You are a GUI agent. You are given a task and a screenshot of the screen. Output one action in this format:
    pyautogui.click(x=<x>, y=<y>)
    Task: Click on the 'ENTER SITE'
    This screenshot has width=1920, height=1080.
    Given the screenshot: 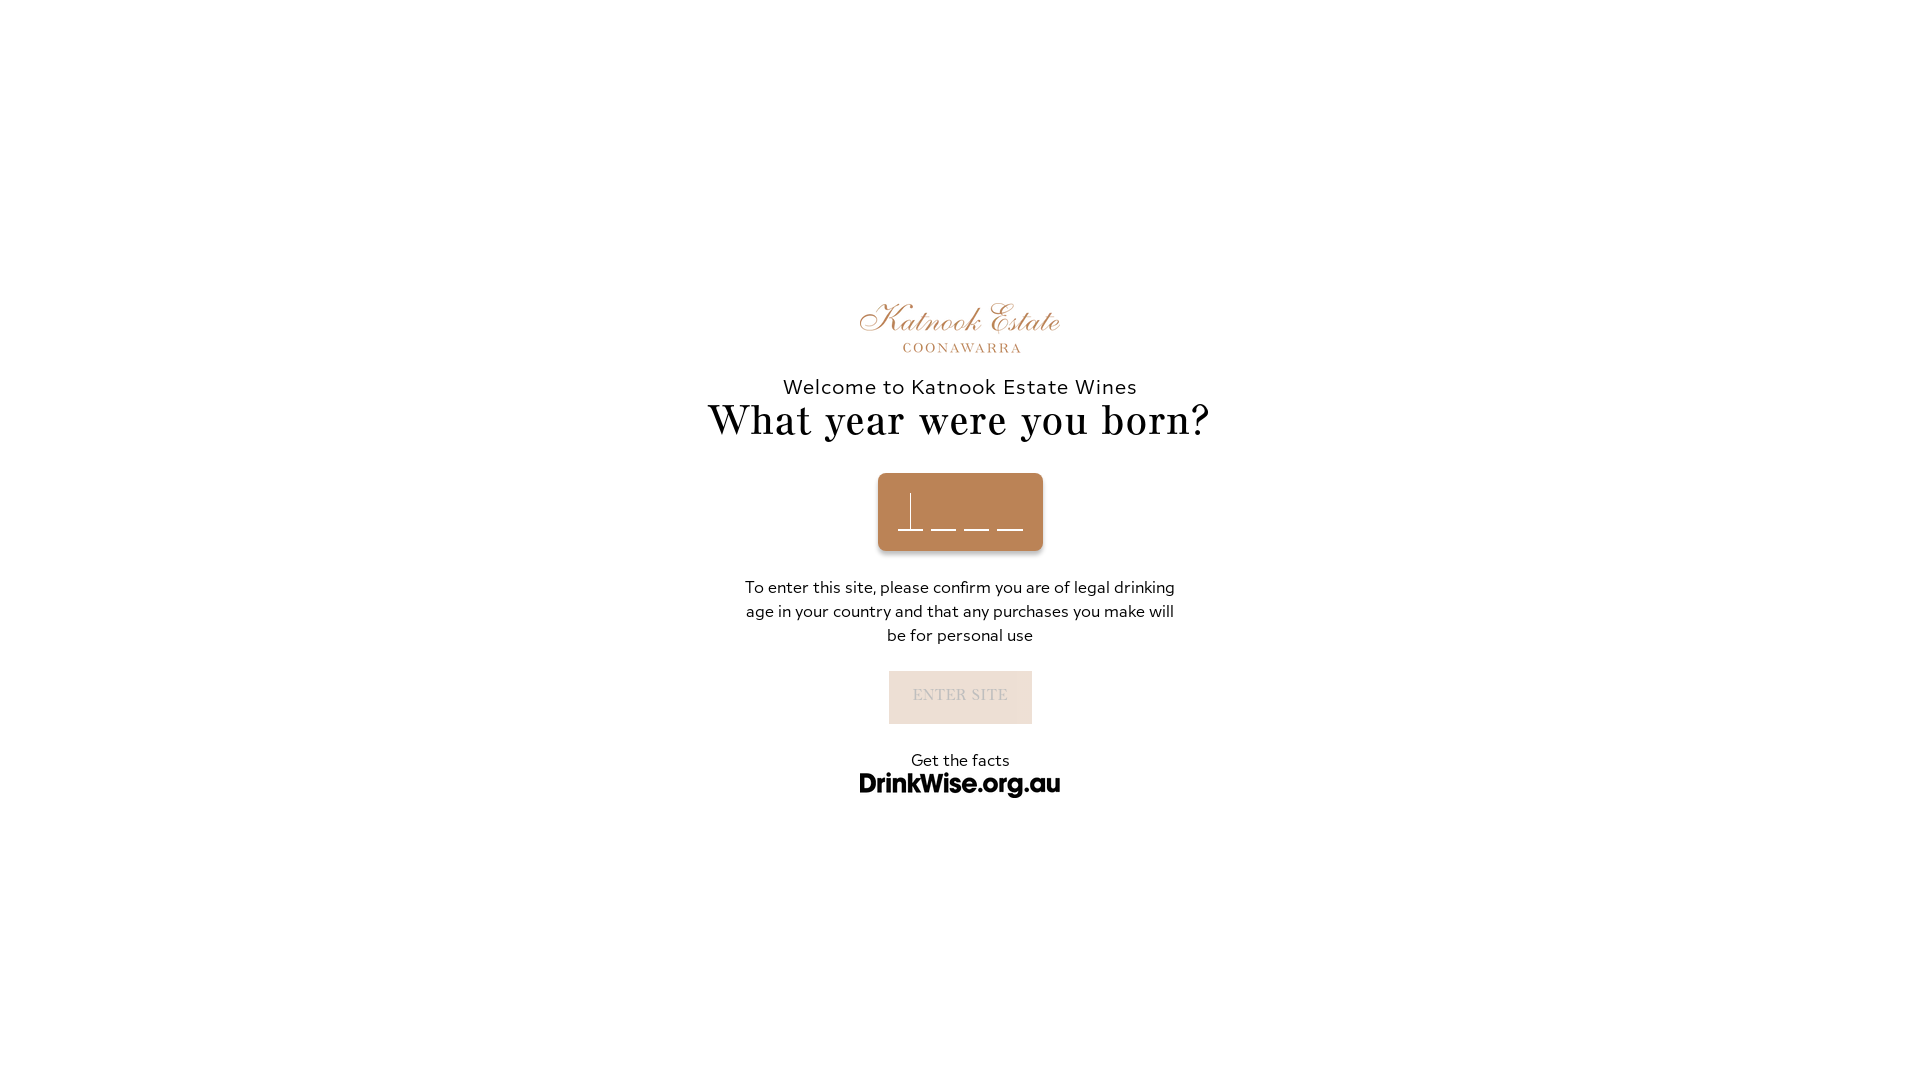 What is the action you would take?
    pyautogui.click(x=958, y=695)
    